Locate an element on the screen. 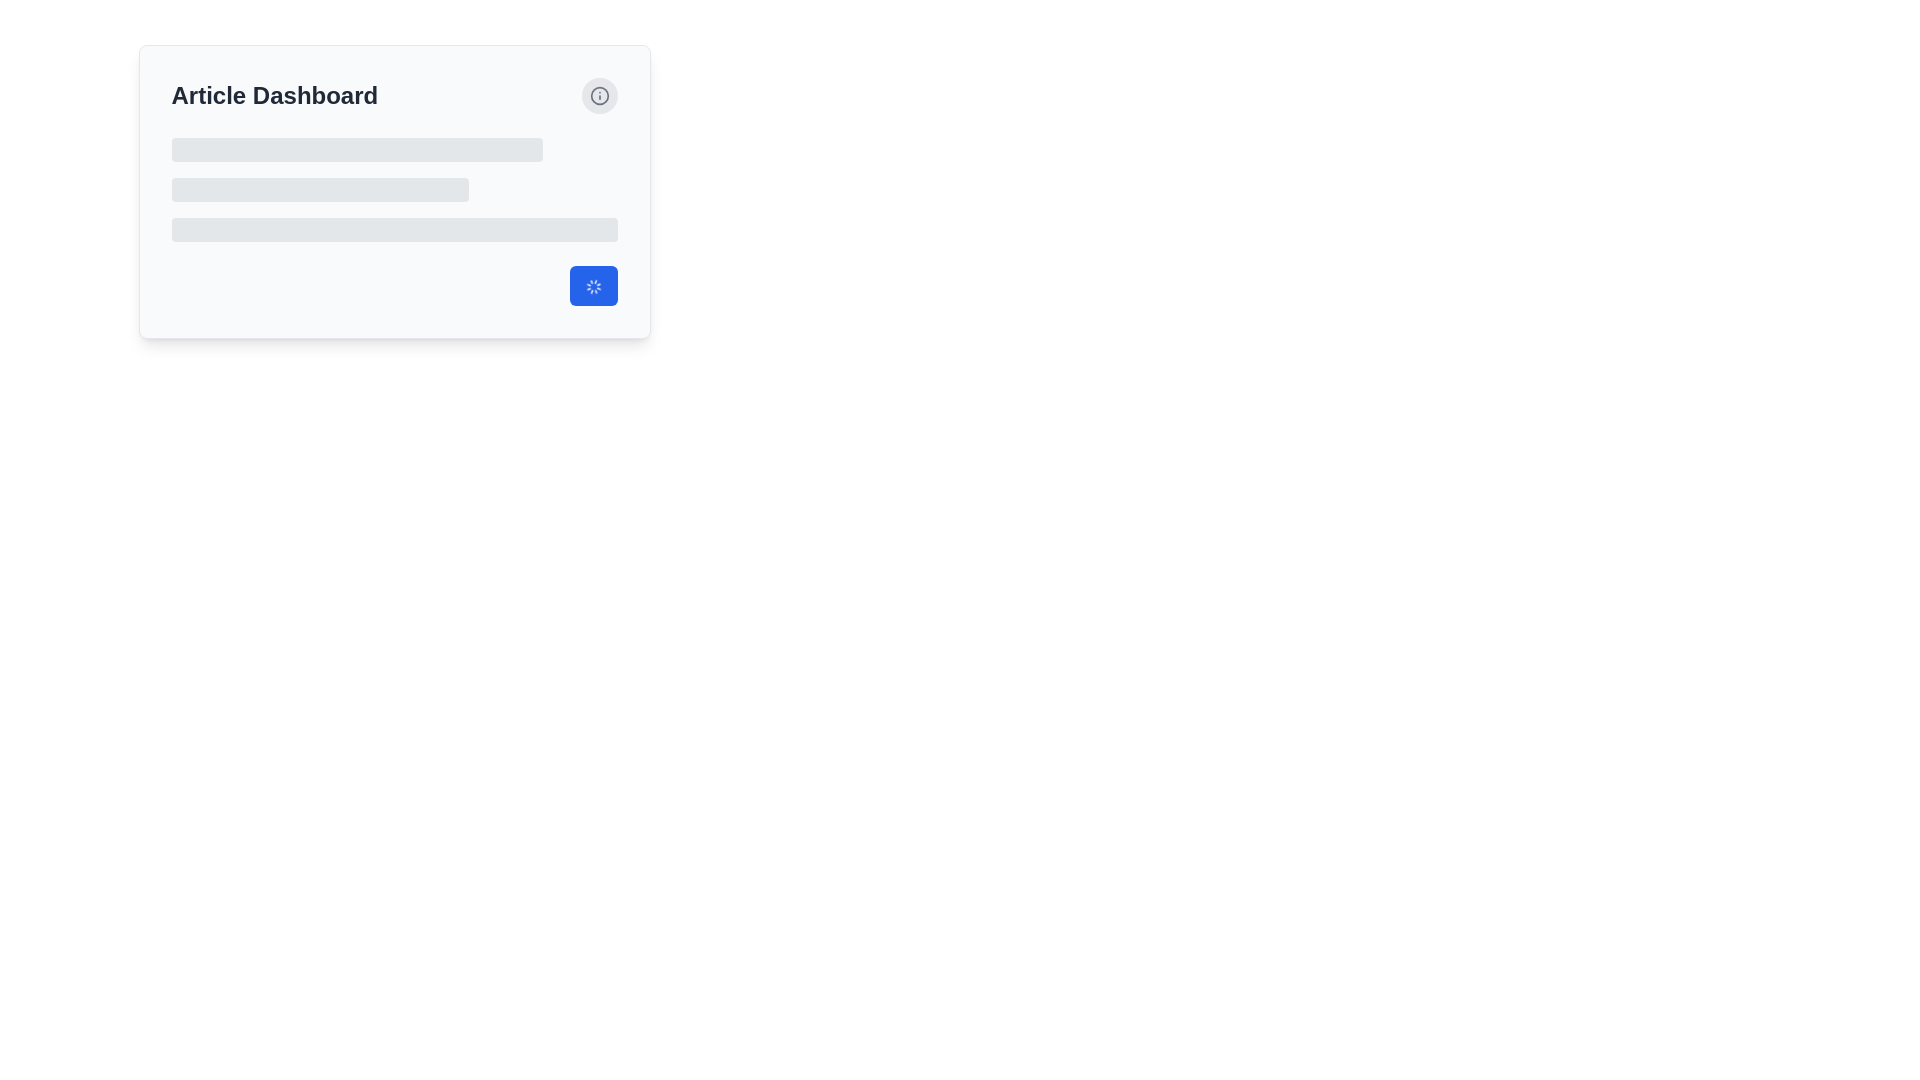 The height and width of the screenshot is (1080, 1920). the loading indicator in the bottom-right section of the 'Article Dashboard' card is located at coordinates (394, 285).